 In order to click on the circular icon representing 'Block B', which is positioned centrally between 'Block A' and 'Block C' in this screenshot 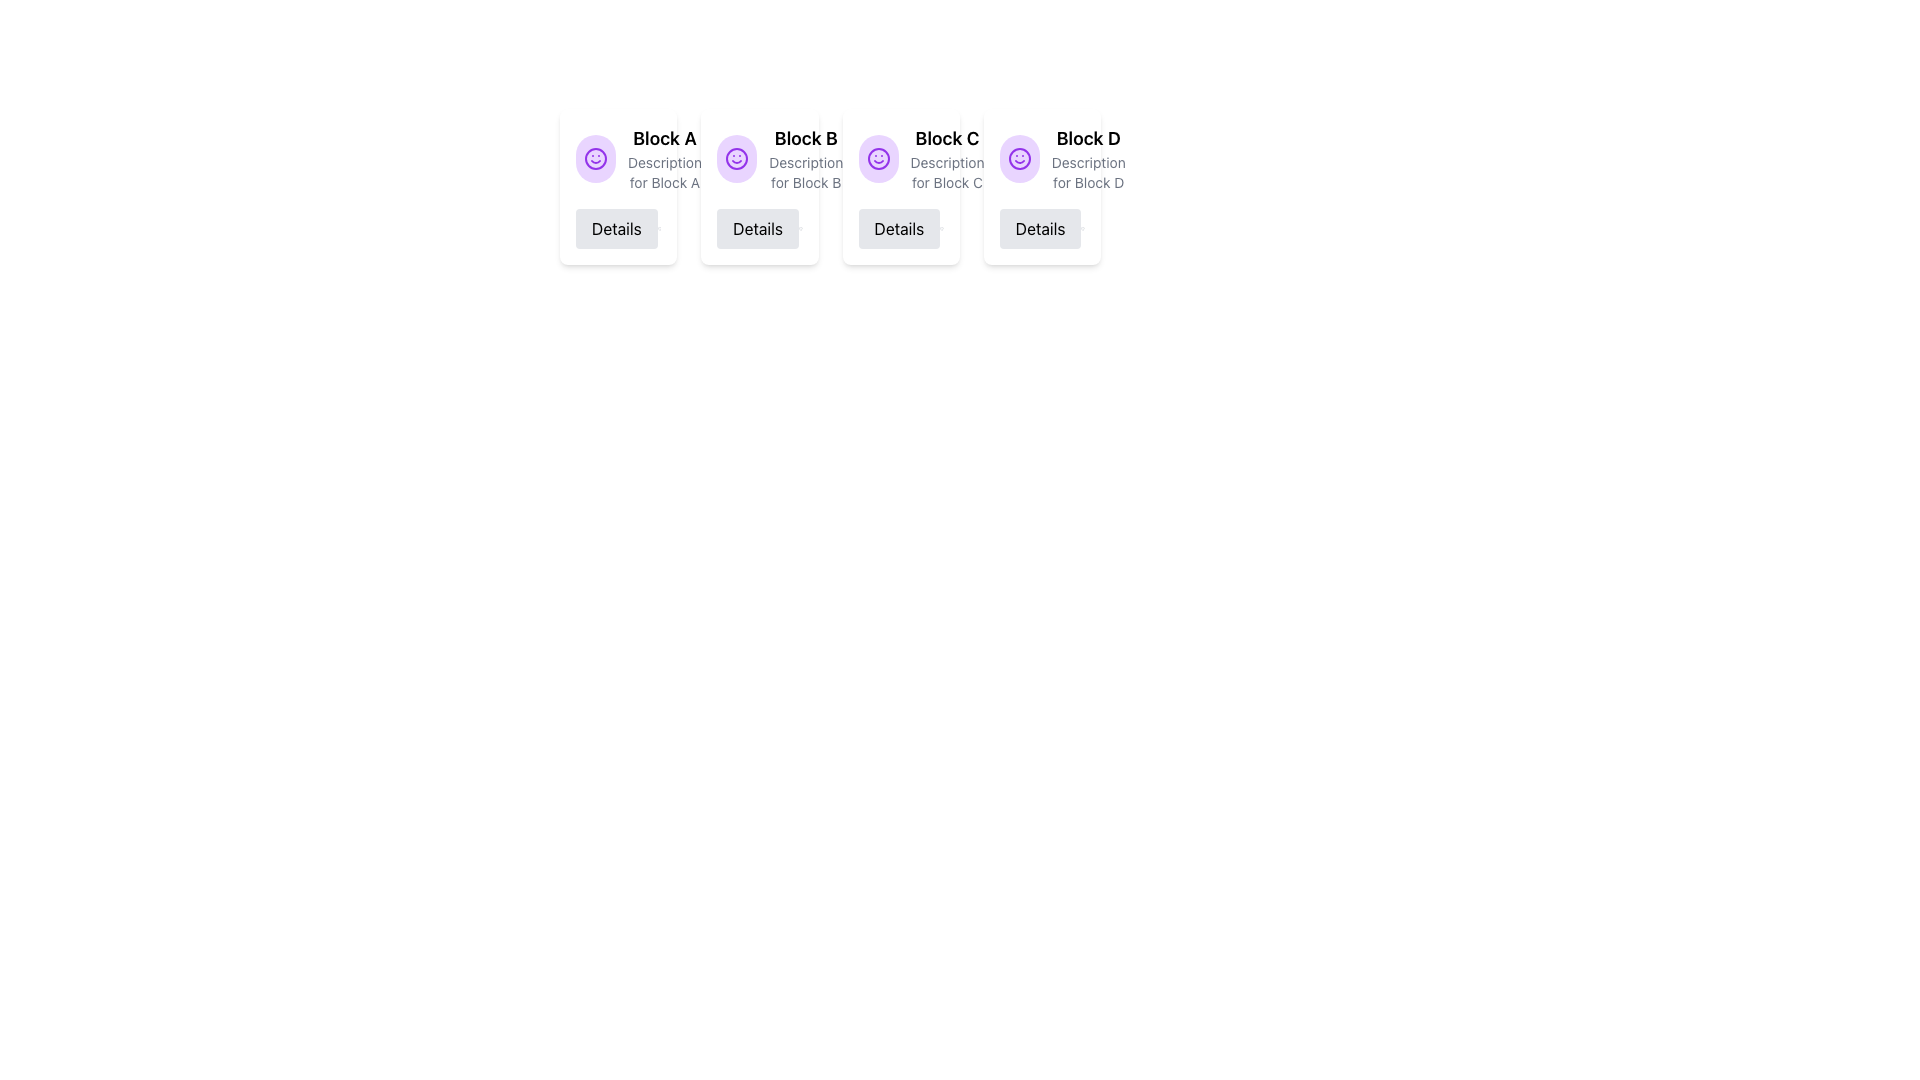, I will do `click(878, 157)`.